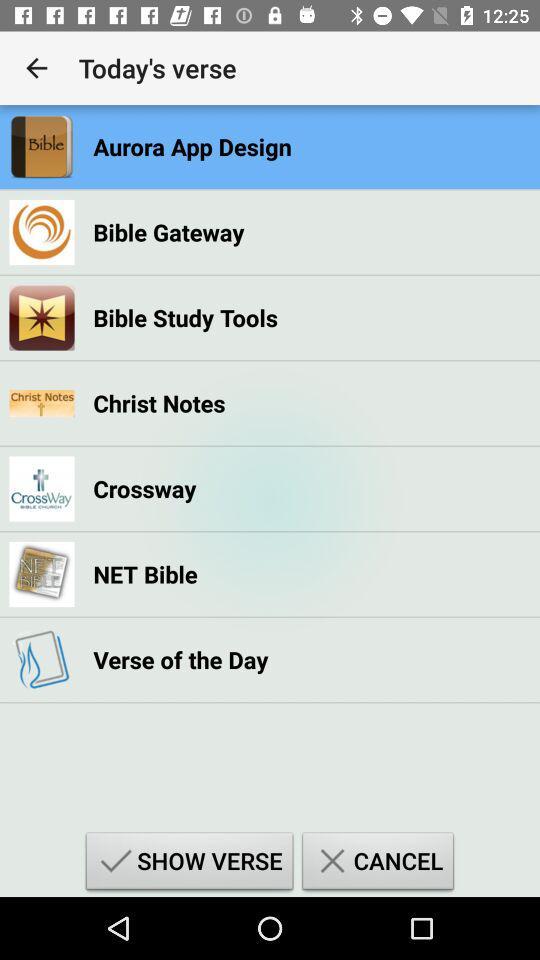 The width and height of the screenshot is (540, 960). What do you see at coordinates (36, 68) in the screenshot?
I see `icon to the left of today's verse app` at bounding box center [36, 68].